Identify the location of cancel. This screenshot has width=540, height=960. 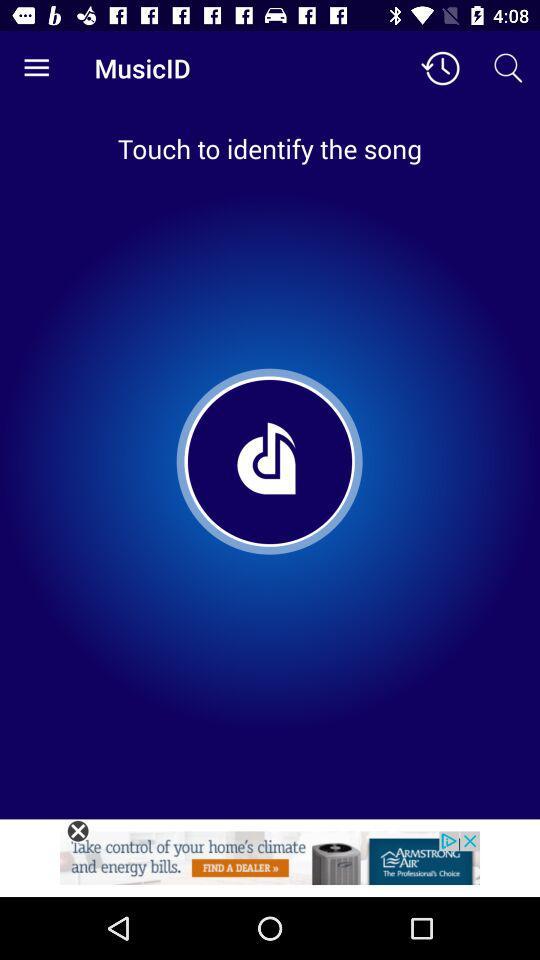
(77, 831).